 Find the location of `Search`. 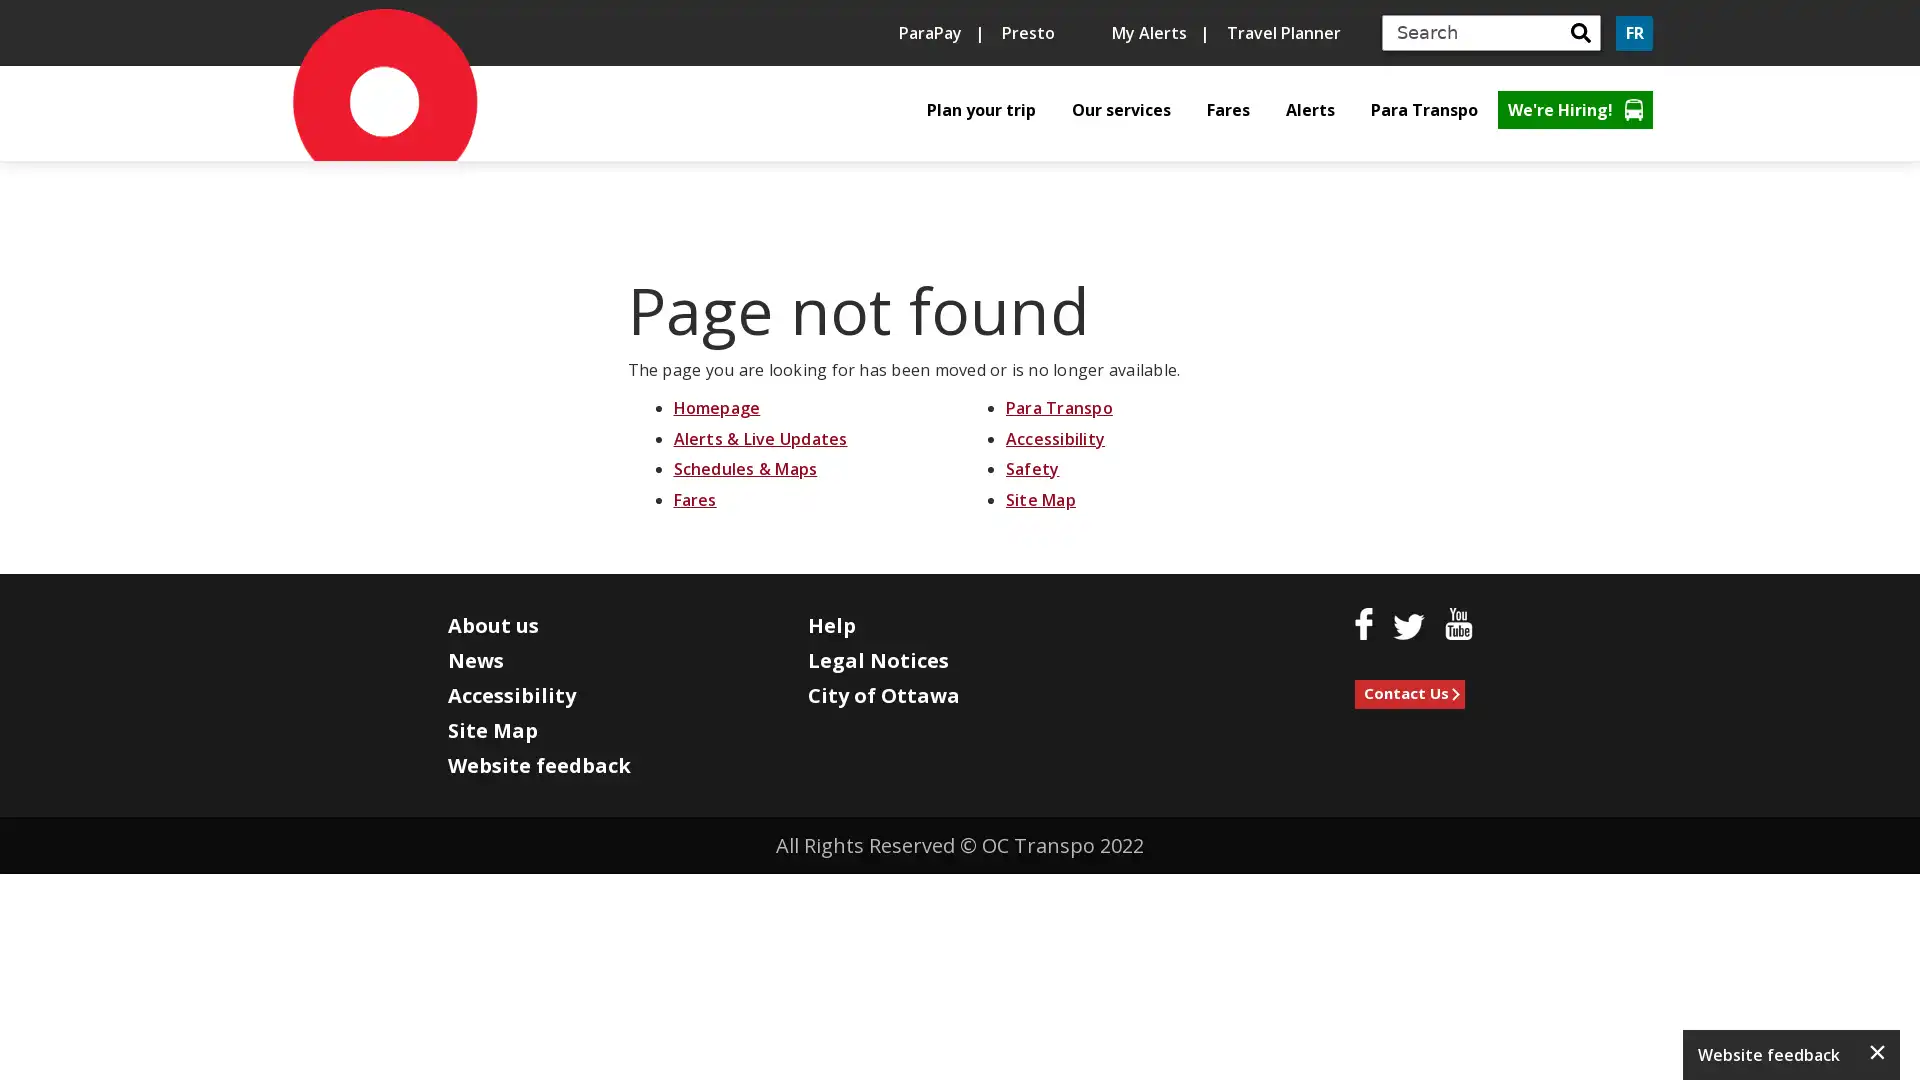

Search is located at coordinates (1578, 33).